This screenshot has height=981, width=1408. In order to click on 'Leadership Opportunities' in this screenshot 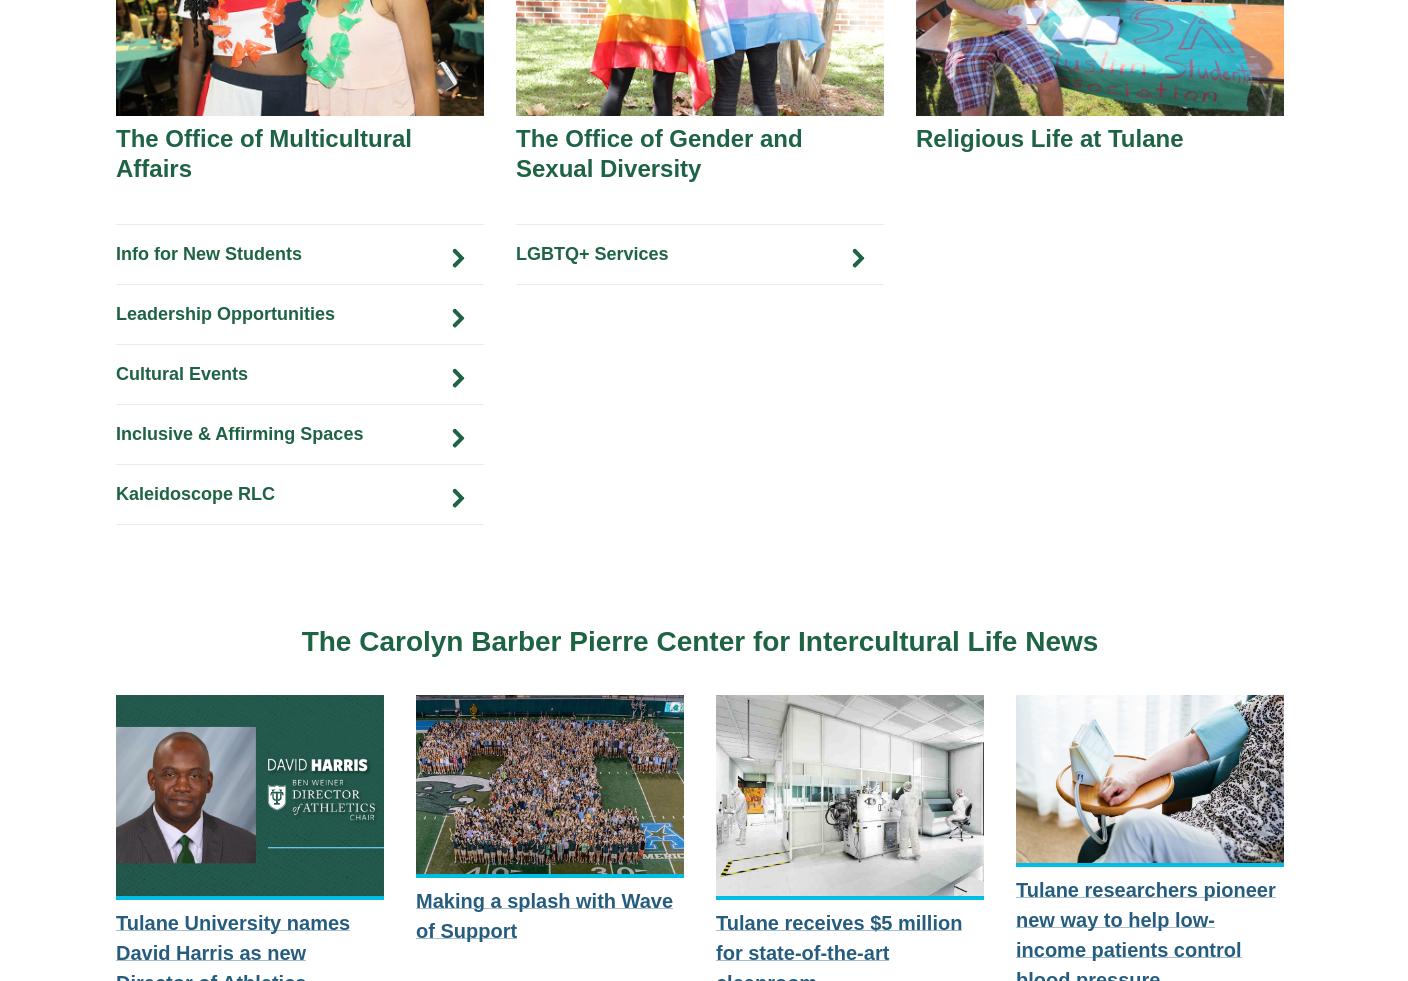, I will do `click(224, 312)`.